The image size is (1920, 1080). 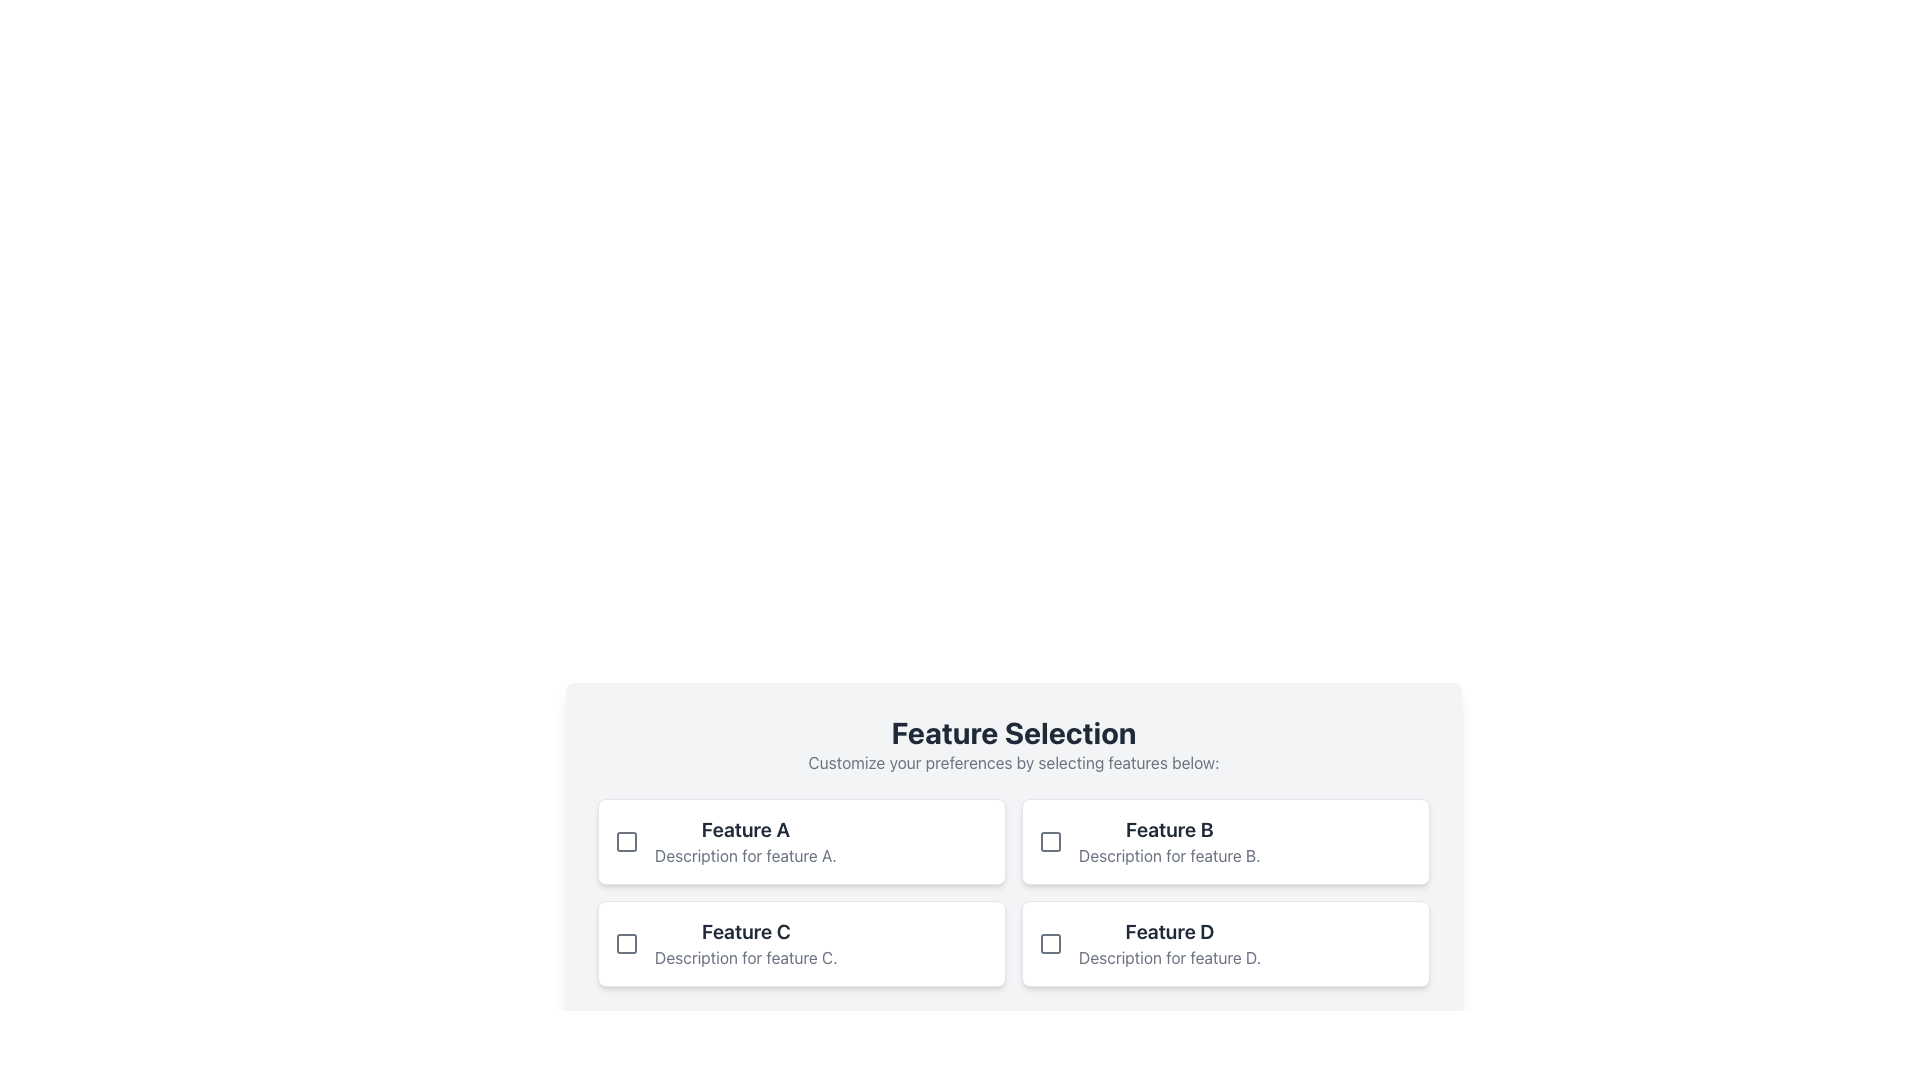 I want to click on descriptive label located beneath the title 'Feature C' in the lower-left side of the layout grid, so click(x=745, y=956).